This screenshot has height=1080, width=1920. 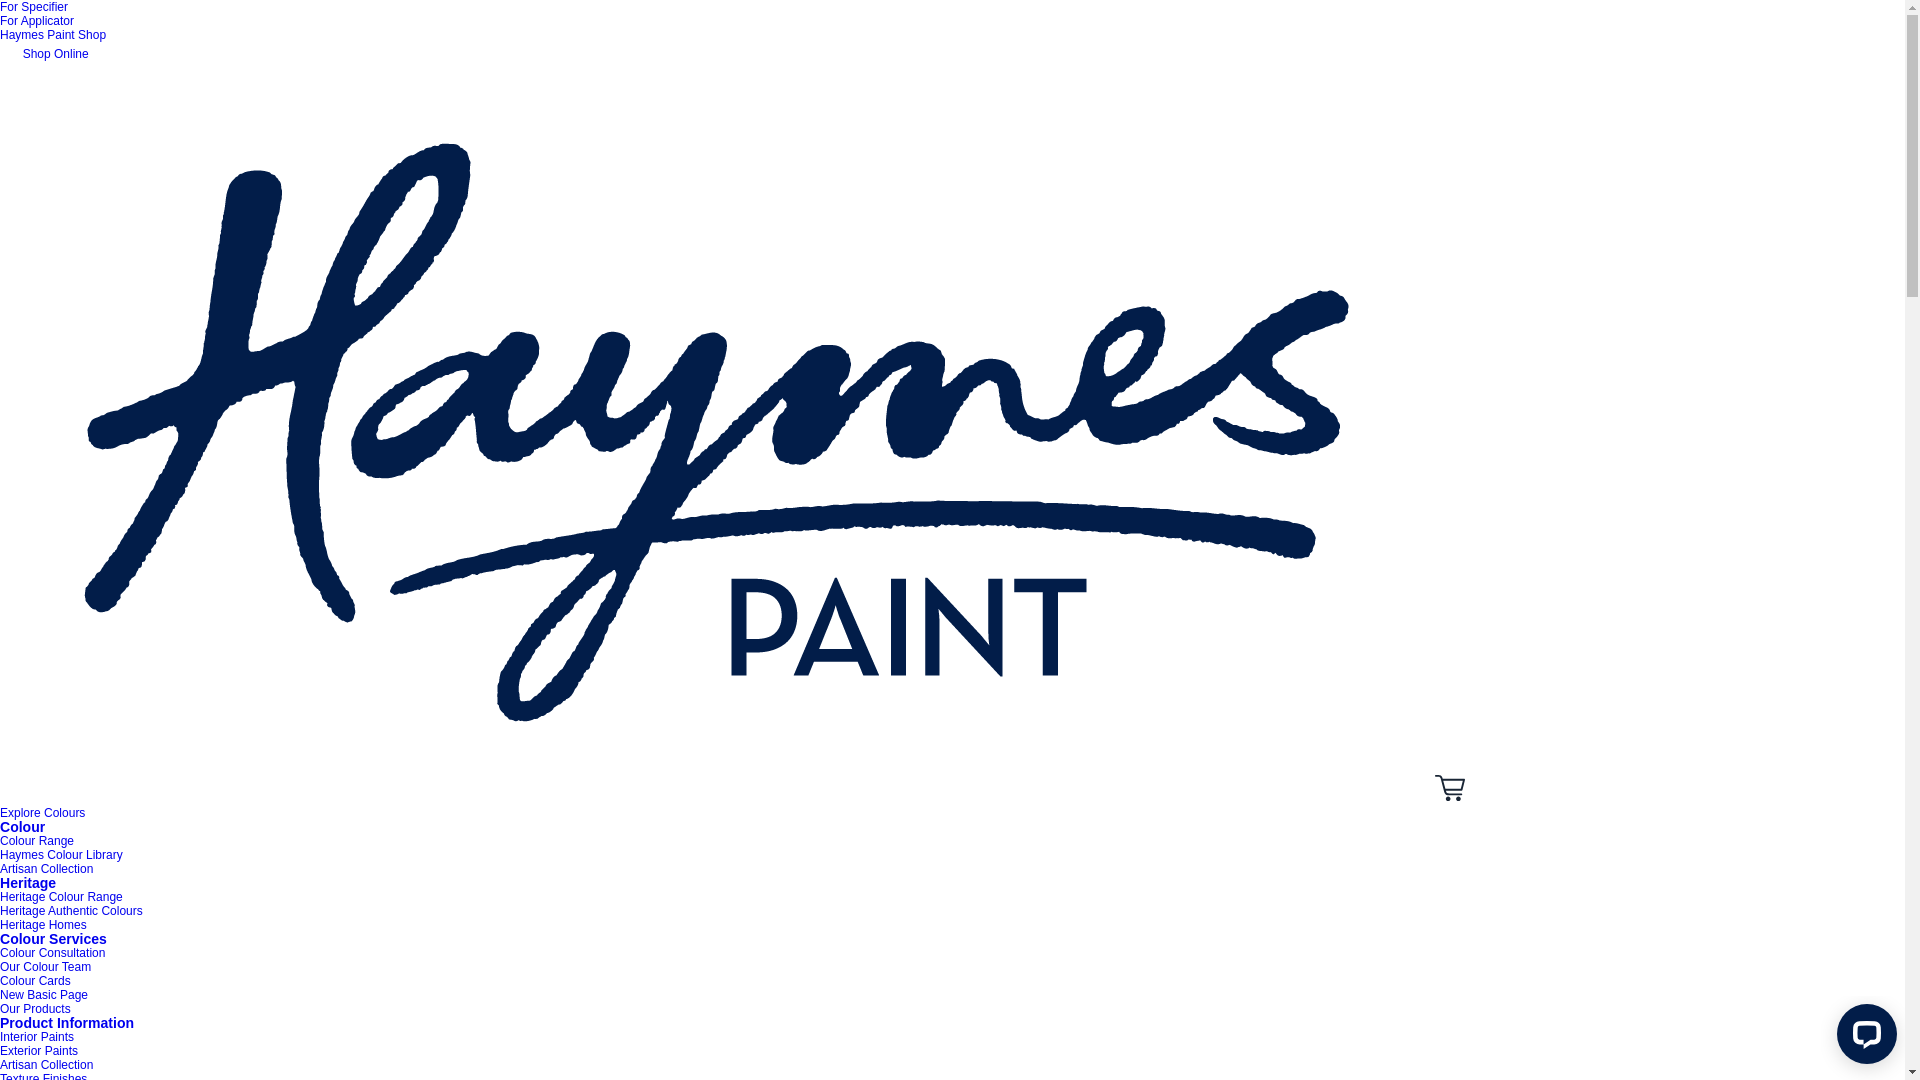 What do you see at coordinates (0, 925) in the screenshot?
I see `'Heritage Homes'` at bounding box center [0, 925].